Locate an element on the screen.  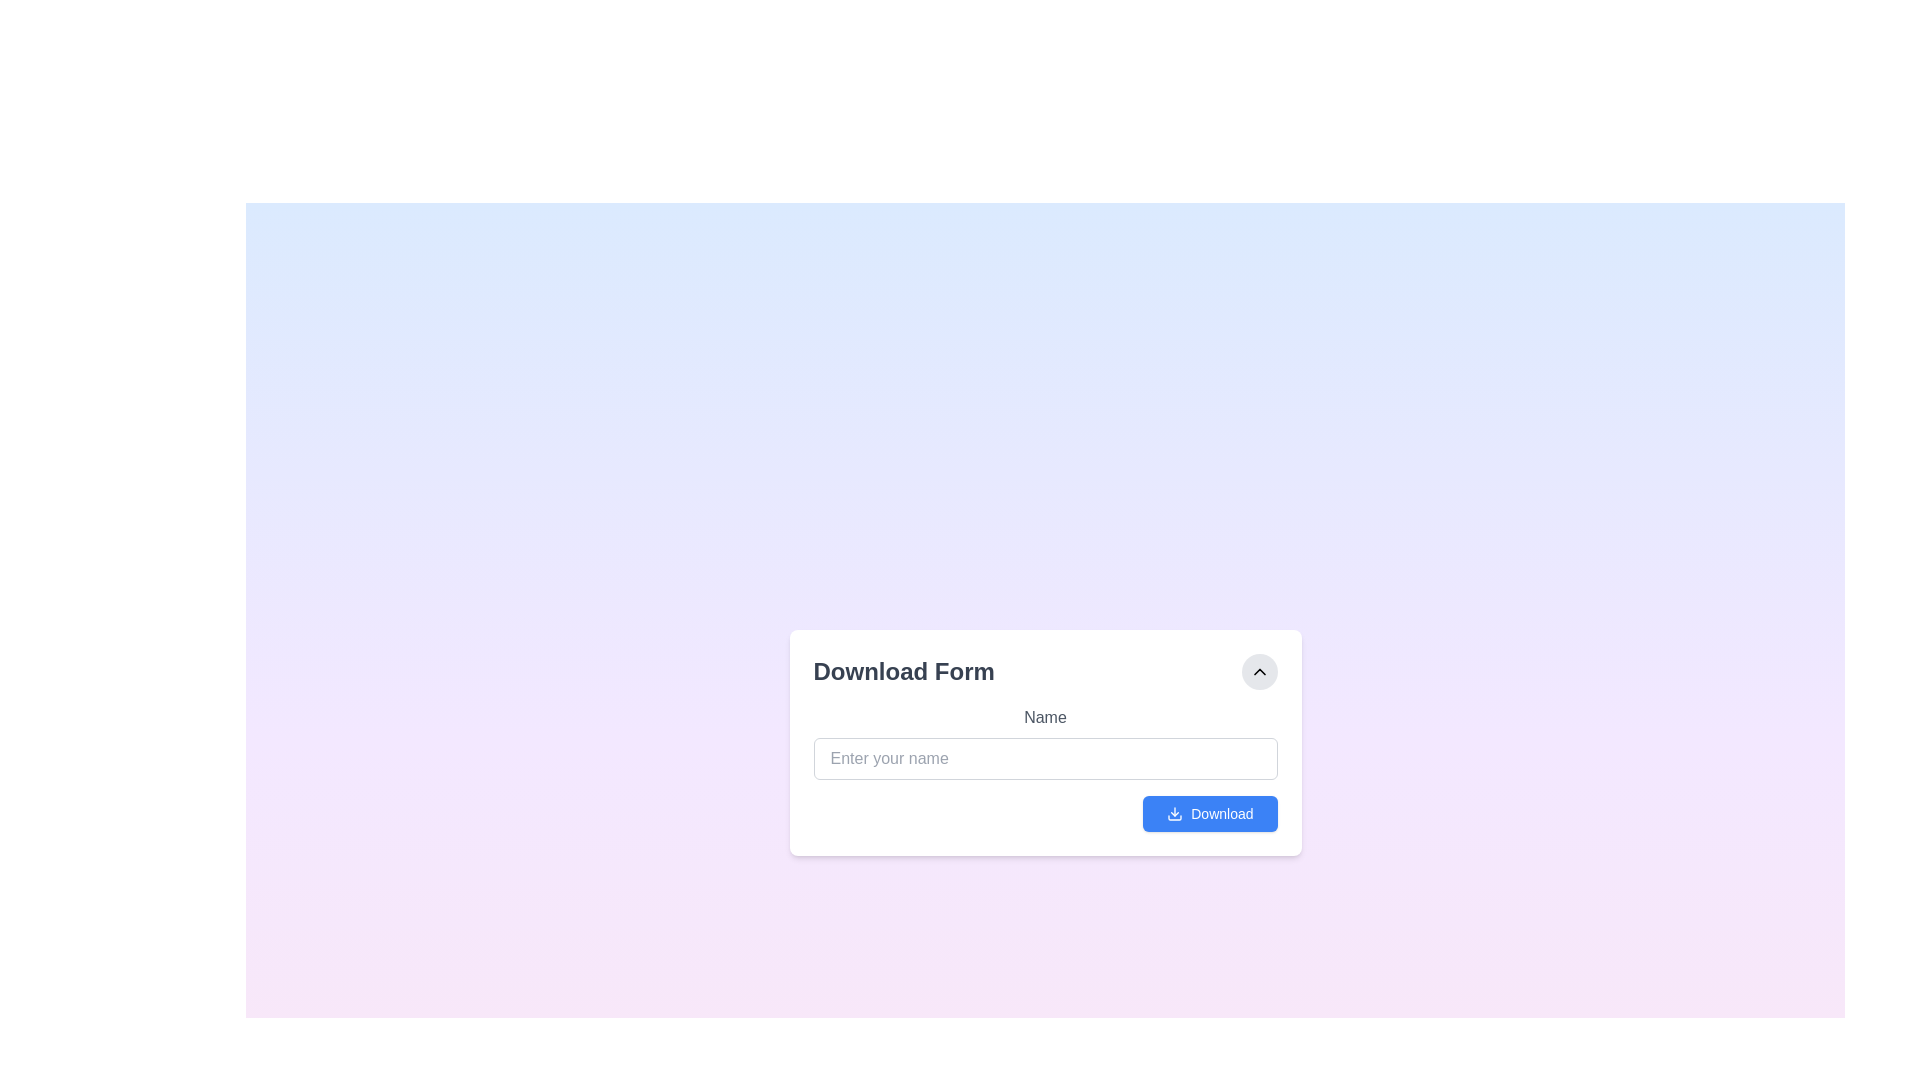
the blue 'Download' button with white text and a download arrow icon located at the bottom right corner of the 'Download Form' card to initiate the download is located at coordinates (1209, 813).